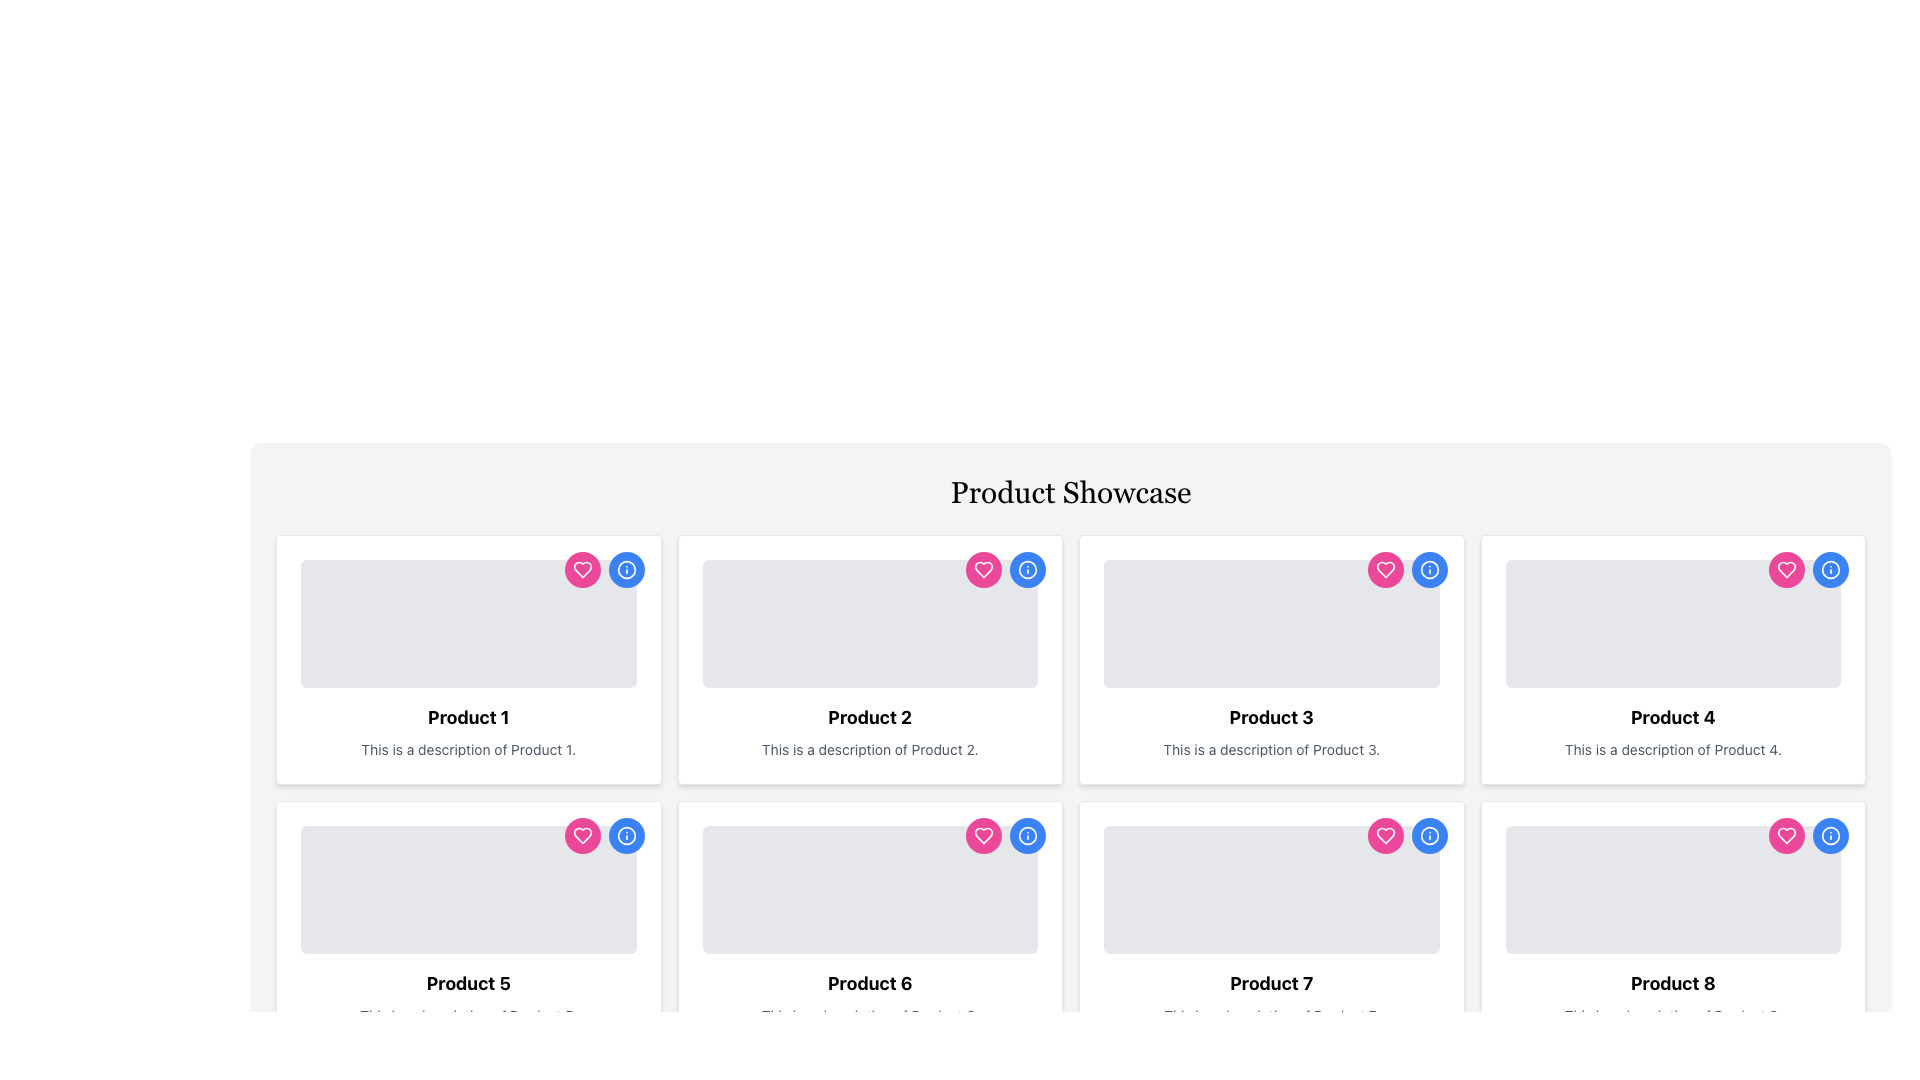 The width and height of the screenshot is (1920, 1080). What do you see at coordinates (1830, 836) in the screenshot?
I see `the decorative circle element that visually represents information related to the 'info' icon, located at the top-right corner of the 'Product 8' card in the product showcase grid` at bounding box center [1830, 836].